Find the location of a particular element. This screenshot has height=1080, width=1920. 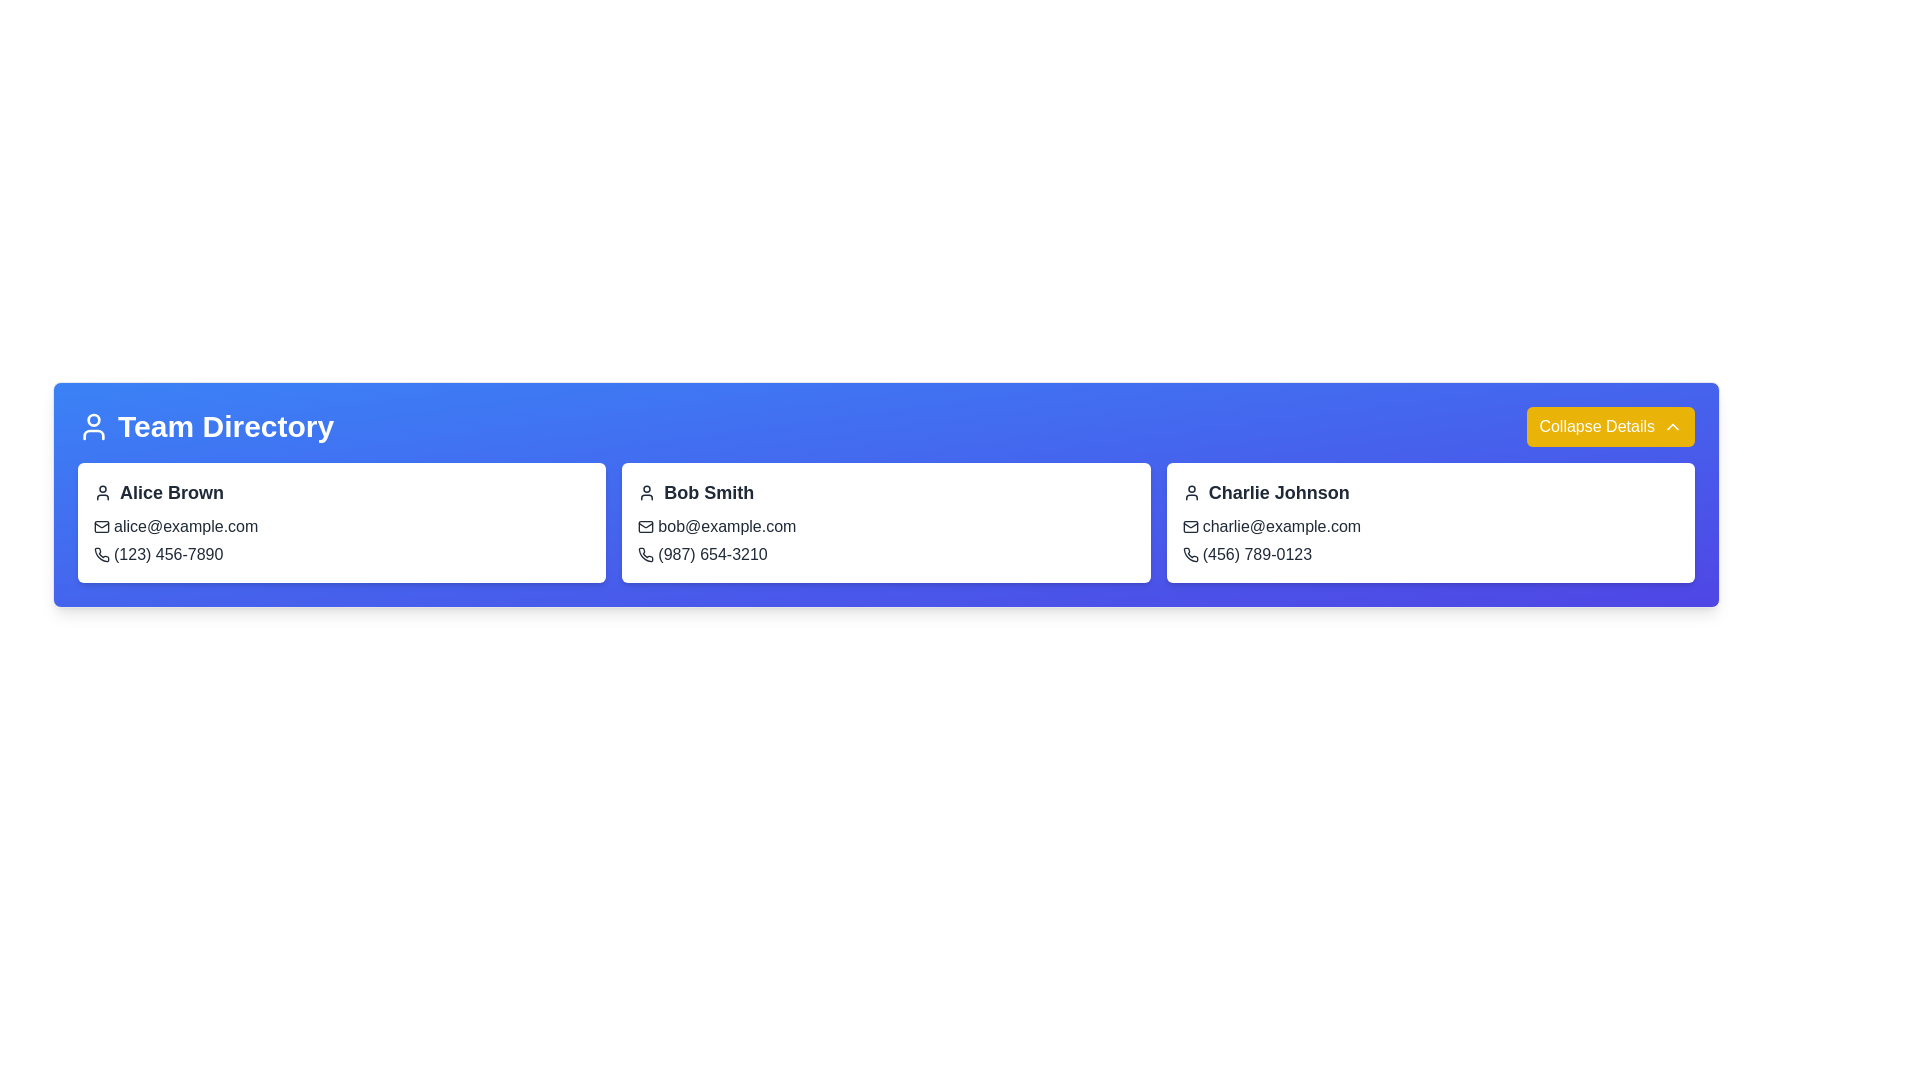

the first Information Card in the Team Directory, which displays a contact entry with name, email, and phone number is located at coordinates (342, 522).